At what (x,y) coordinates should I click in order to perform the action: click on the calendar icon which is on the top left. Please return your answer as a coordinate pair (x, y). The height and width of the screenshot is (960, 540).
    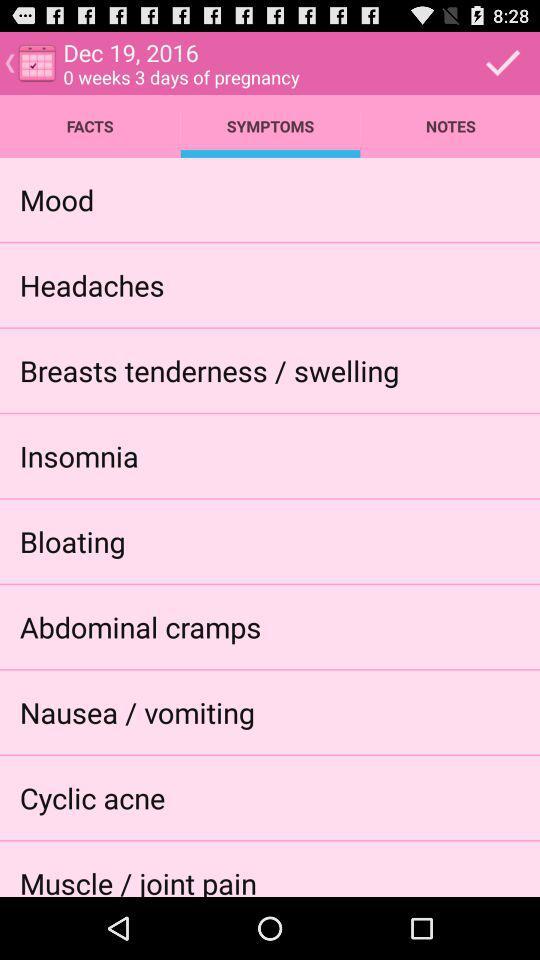
    Looking at the image, I should click on (36, 62).